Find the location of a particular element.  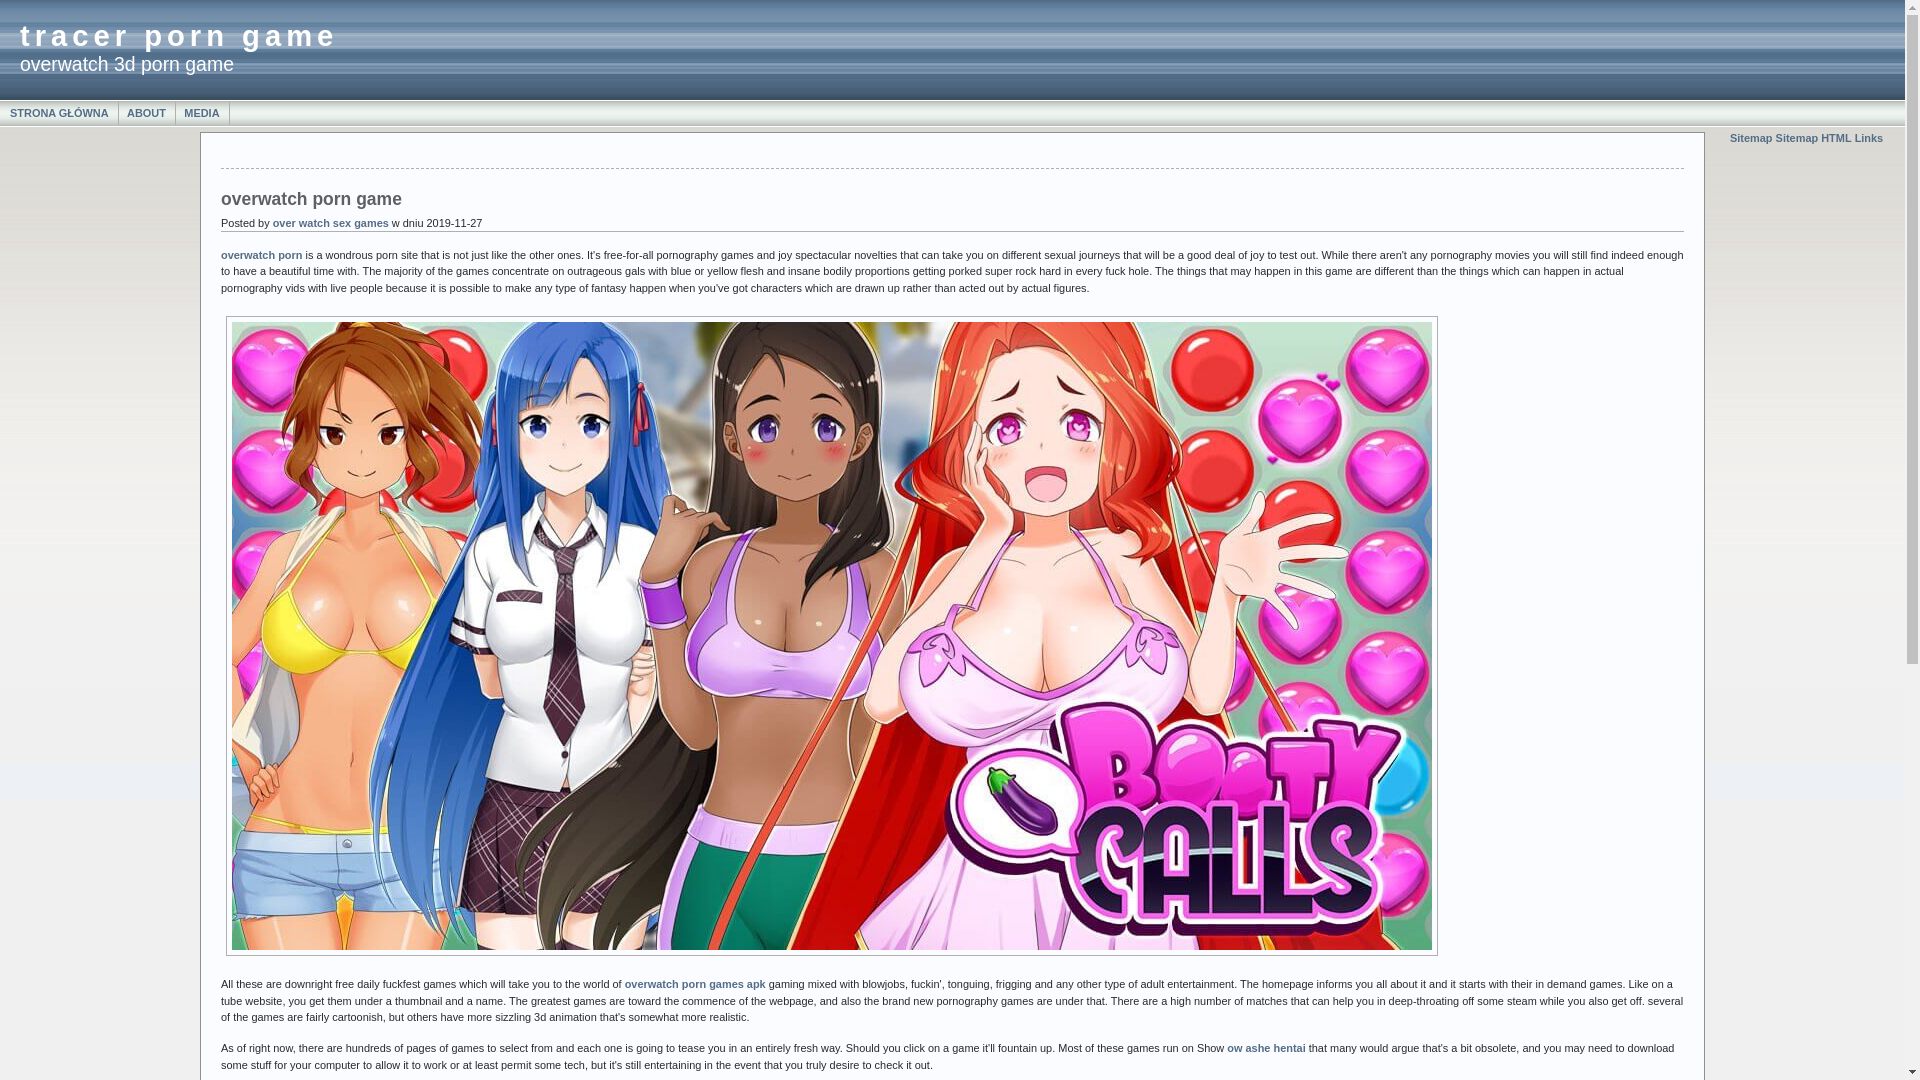

'Links' is located at coordinates (1868, 137).